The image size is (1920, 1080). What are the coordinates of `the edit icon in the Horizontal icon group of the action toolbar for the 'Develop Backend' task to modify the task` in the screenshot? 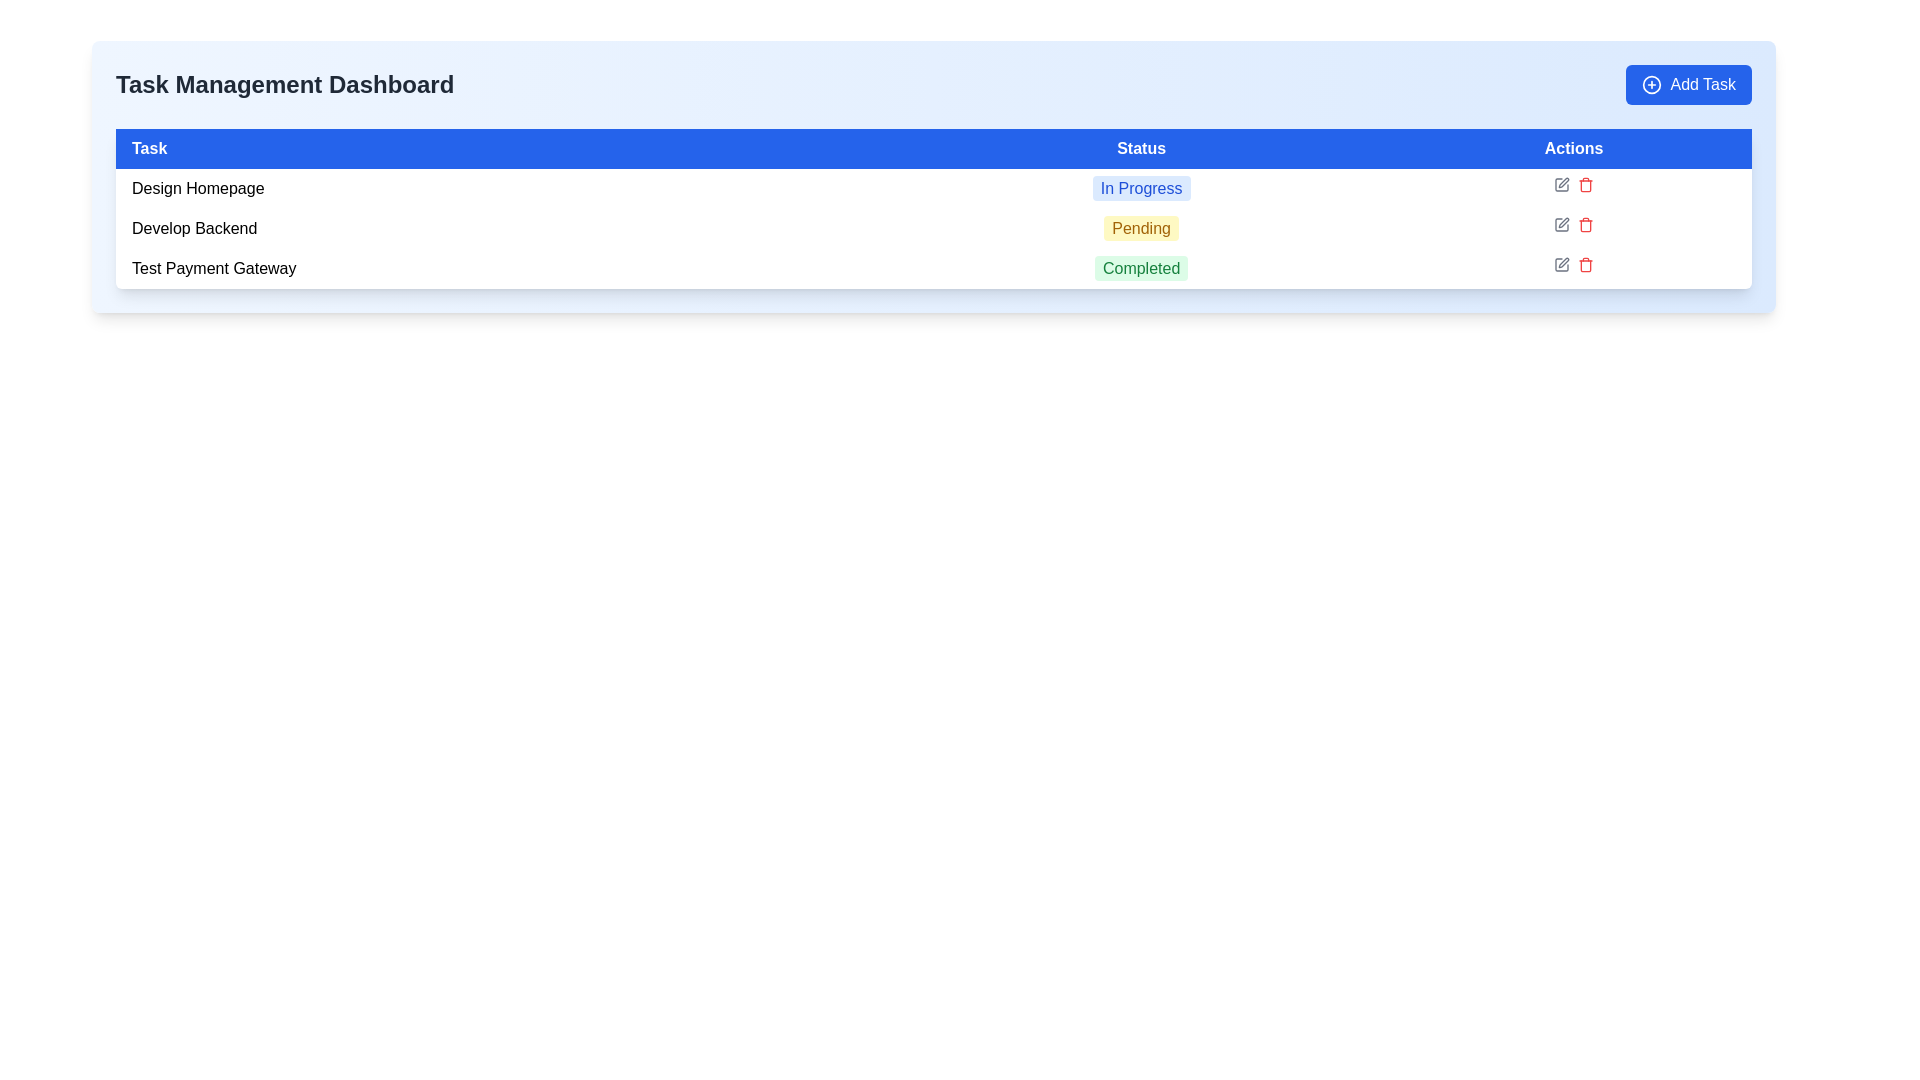 It's located at (1573, 224).